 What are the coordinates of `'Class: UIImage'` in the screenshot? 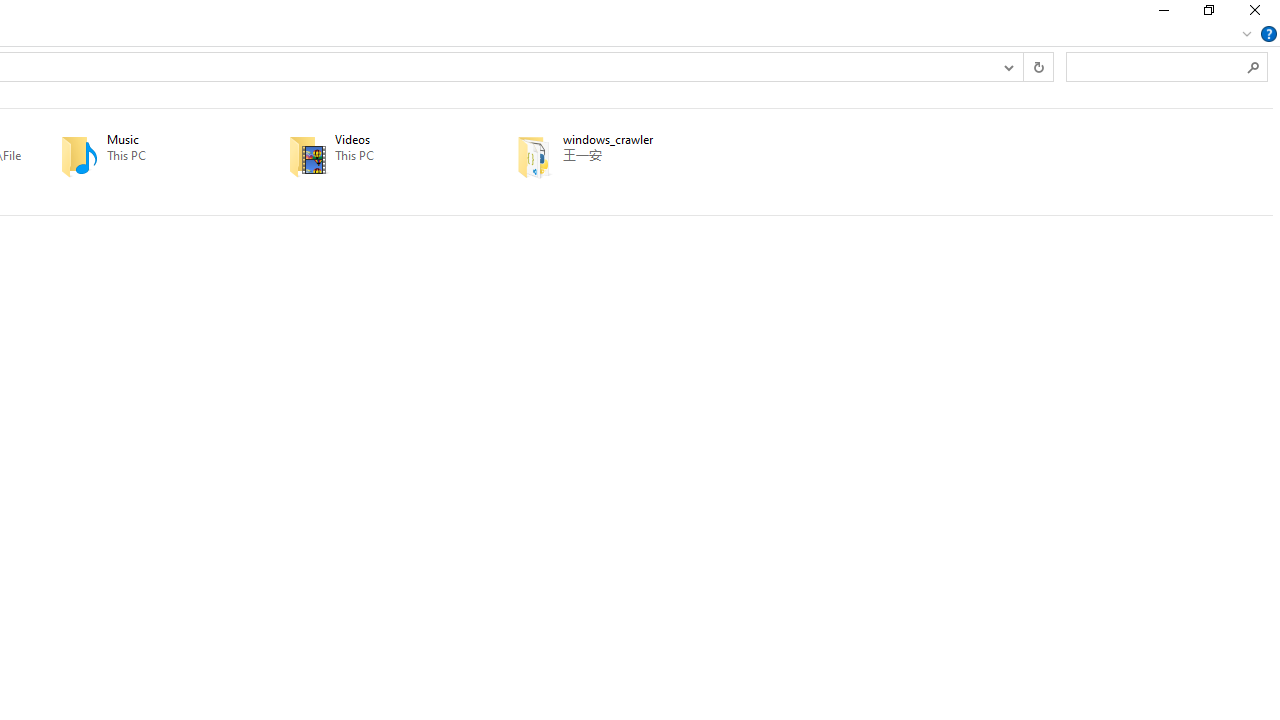 It's located at (535, 154).